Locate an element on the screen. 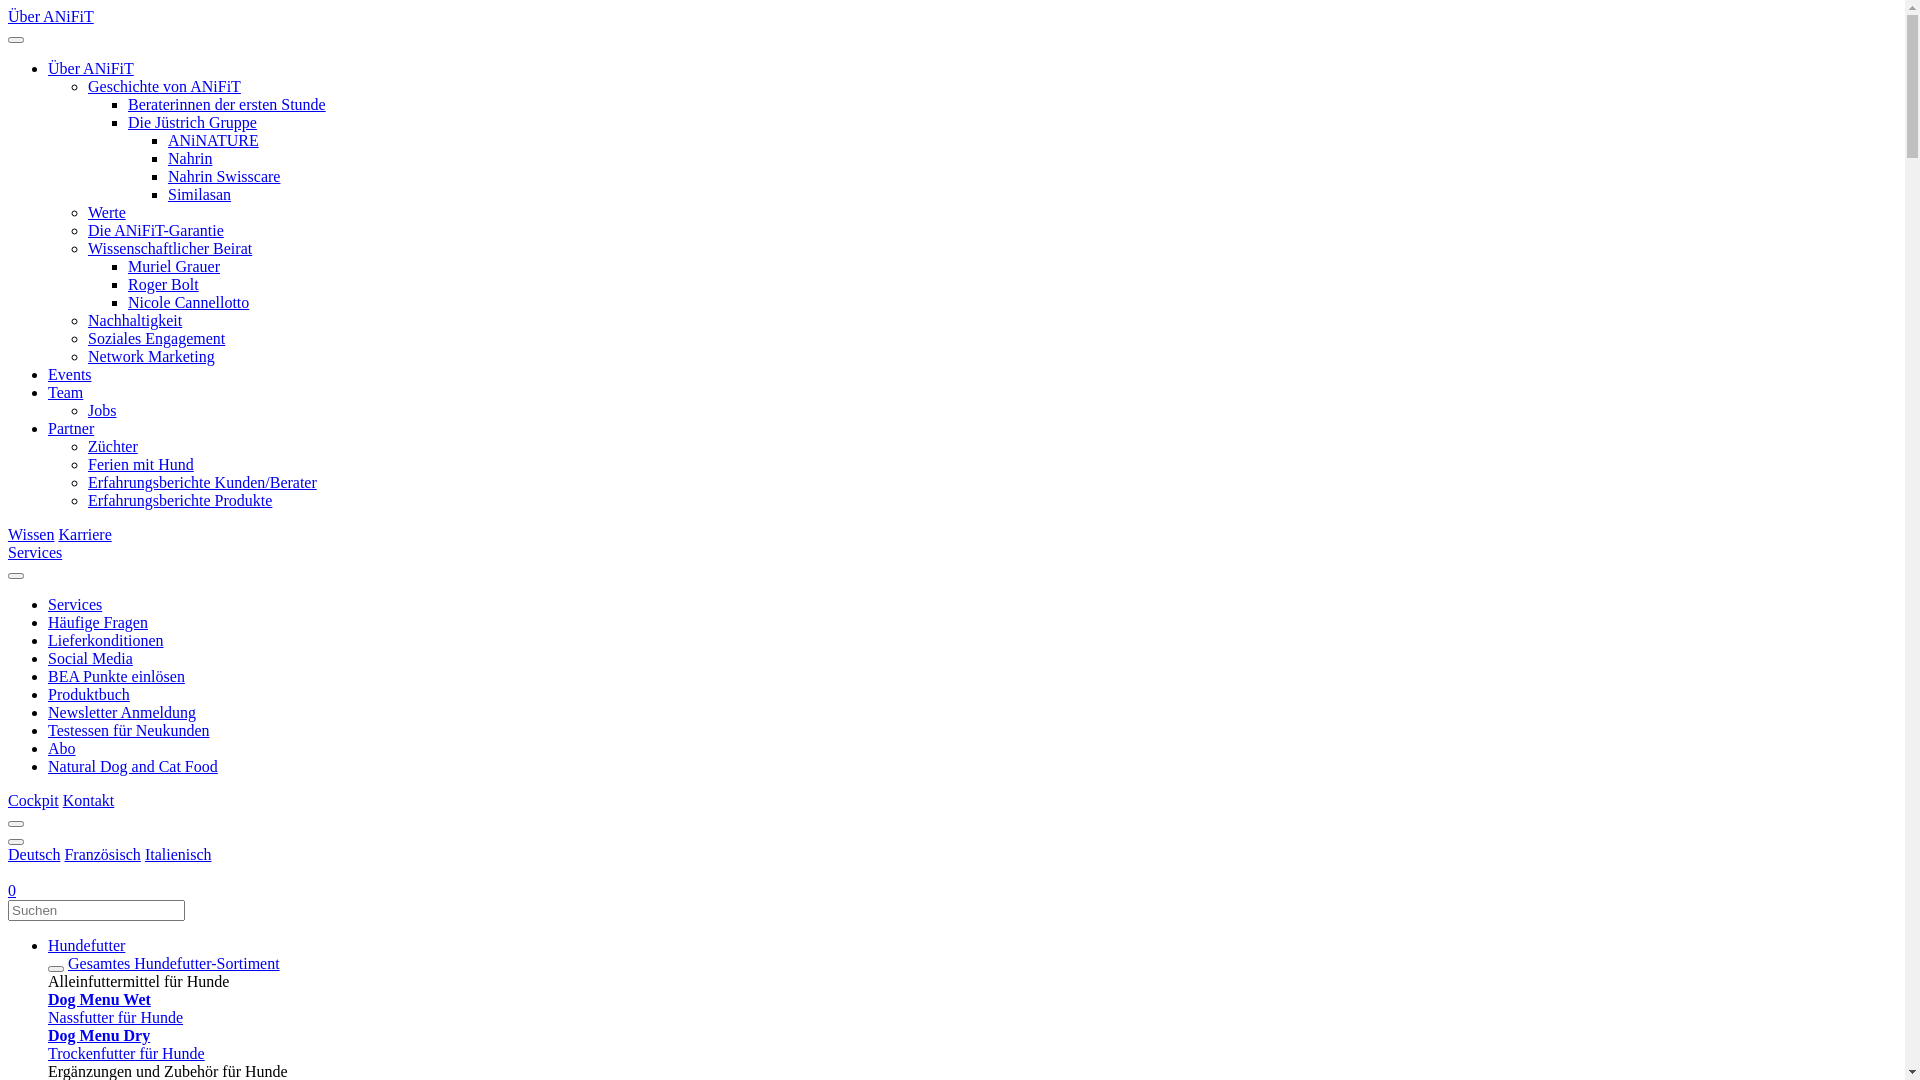  'Network Marketing' is located at coordinates (150, 355).